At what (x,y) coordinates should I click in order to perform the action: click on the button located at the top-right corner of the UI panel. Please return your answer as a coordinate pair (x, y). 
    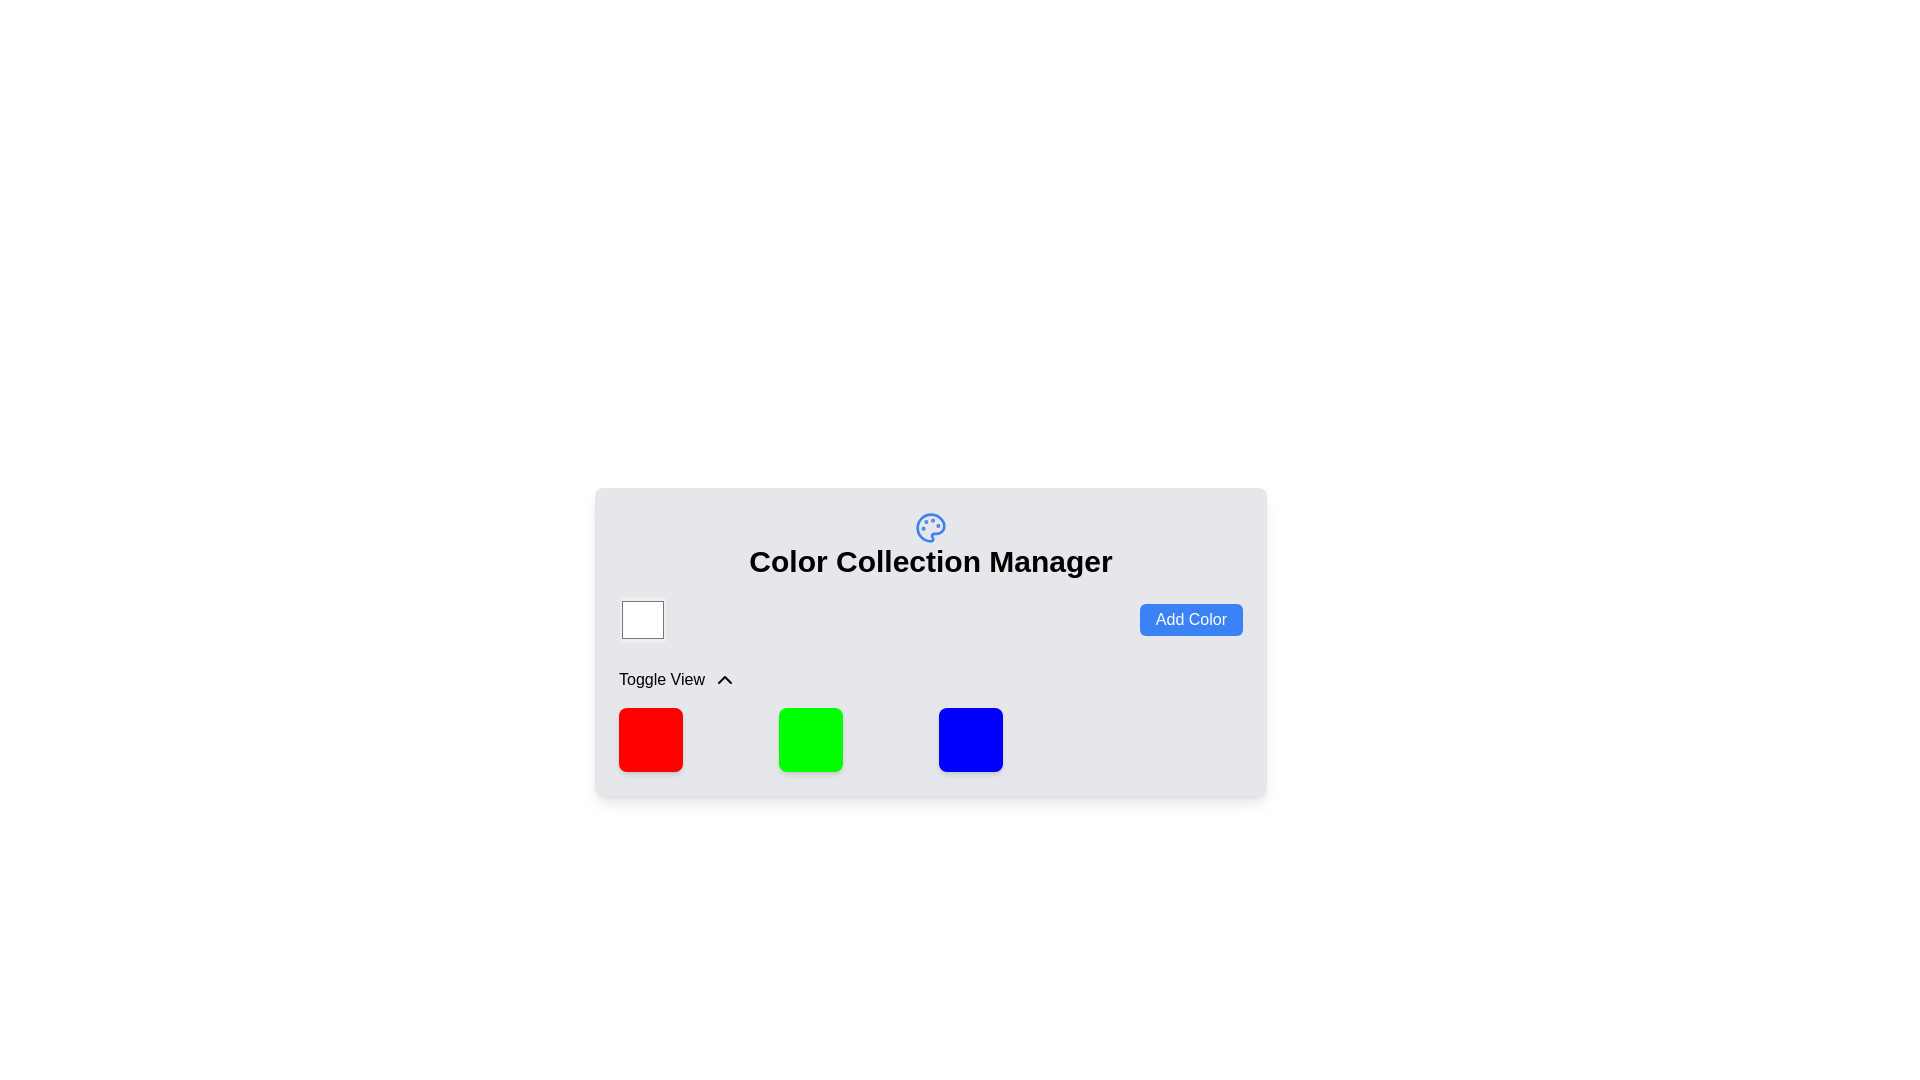
    Looking at the image, I should click on (1191, 619).